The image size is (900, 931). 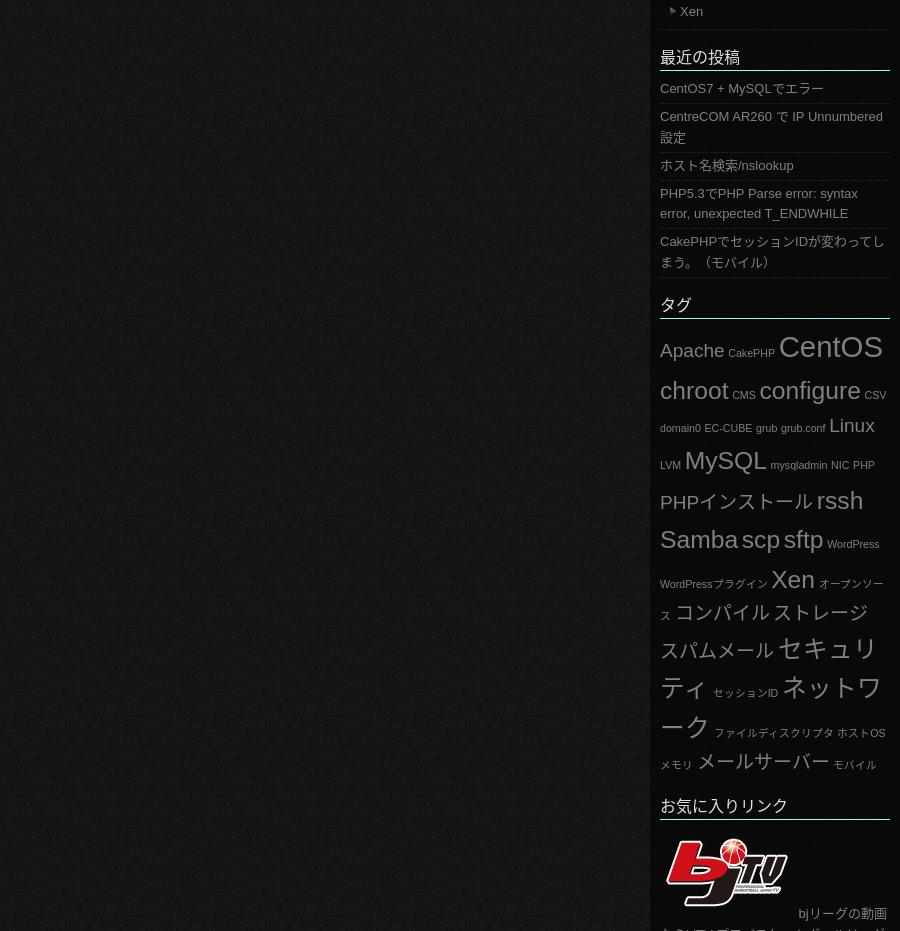 I want to click on 'CentOS7 + MySQLでエラー', so click(x=740, y=88).